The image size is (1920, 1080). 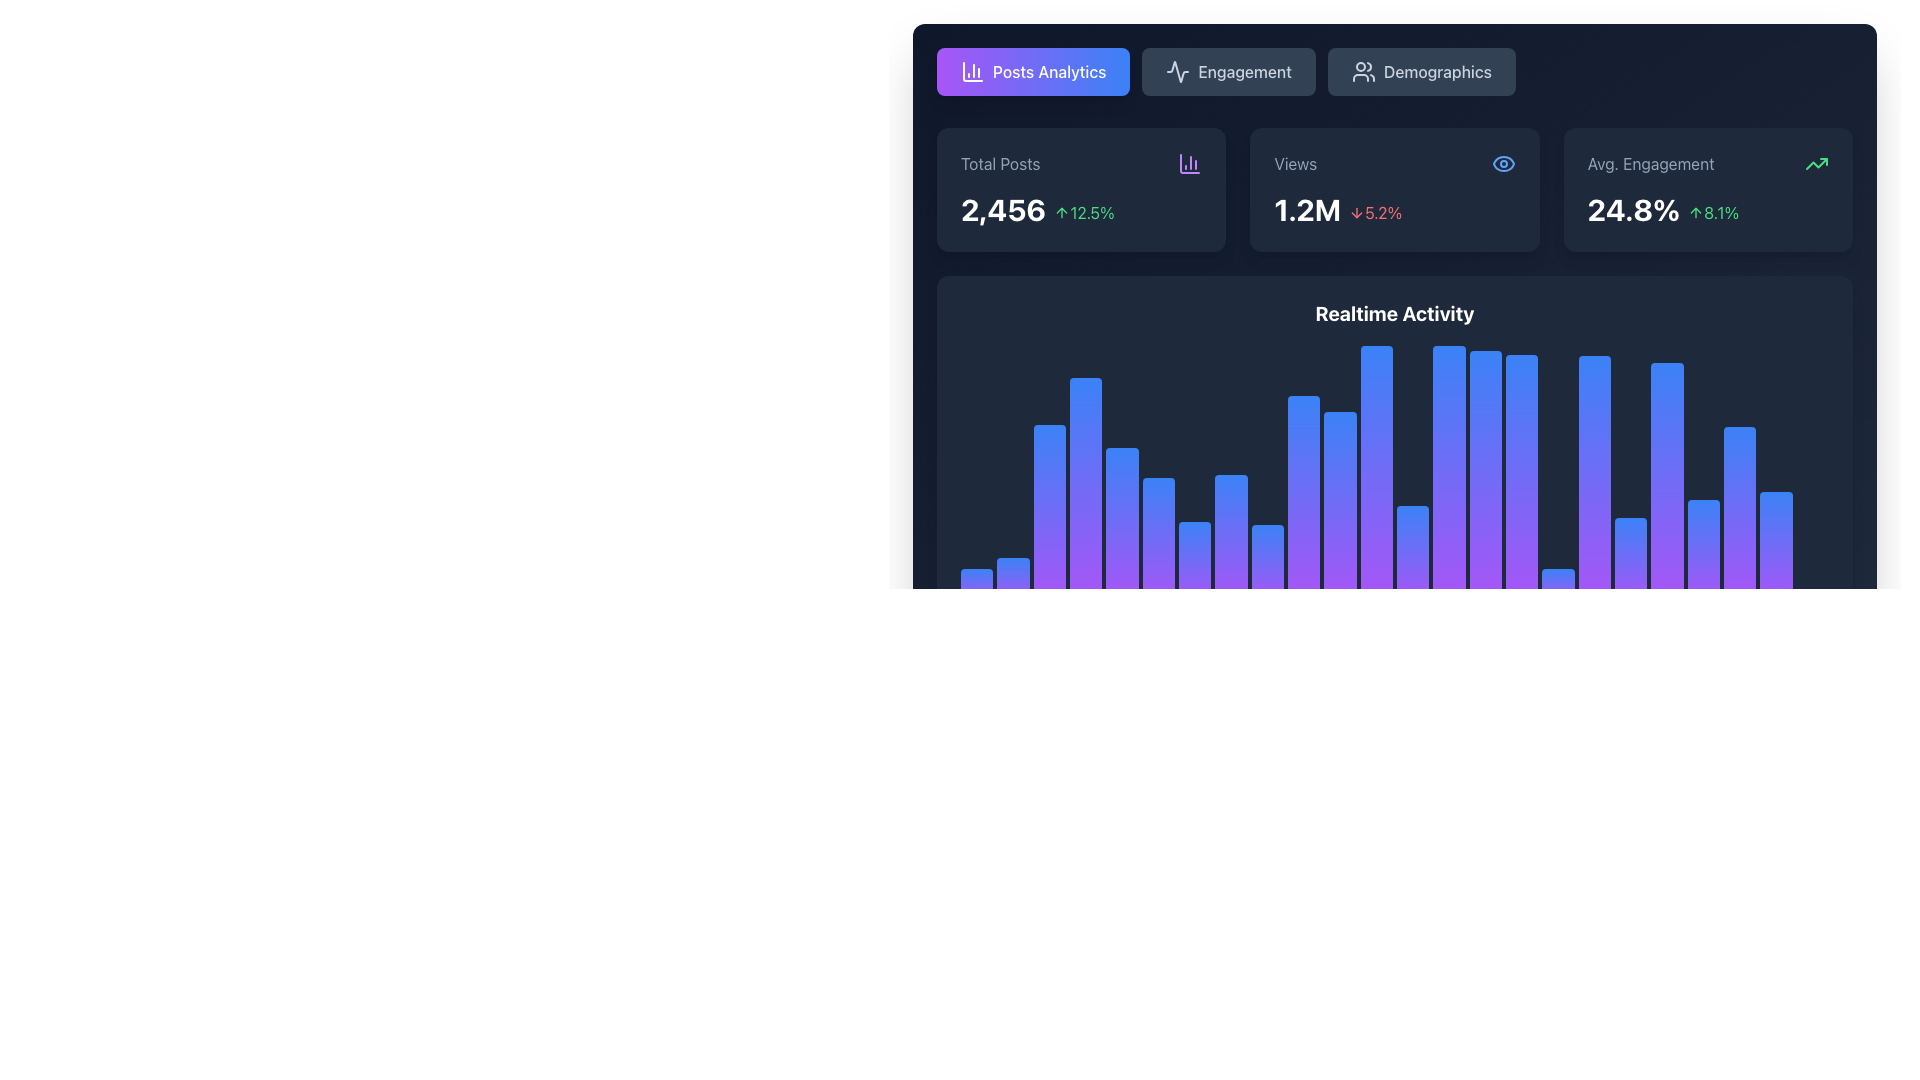 I want to click on the leftmost button in the horizontal row of buttons, so click(x=1033, y=71).